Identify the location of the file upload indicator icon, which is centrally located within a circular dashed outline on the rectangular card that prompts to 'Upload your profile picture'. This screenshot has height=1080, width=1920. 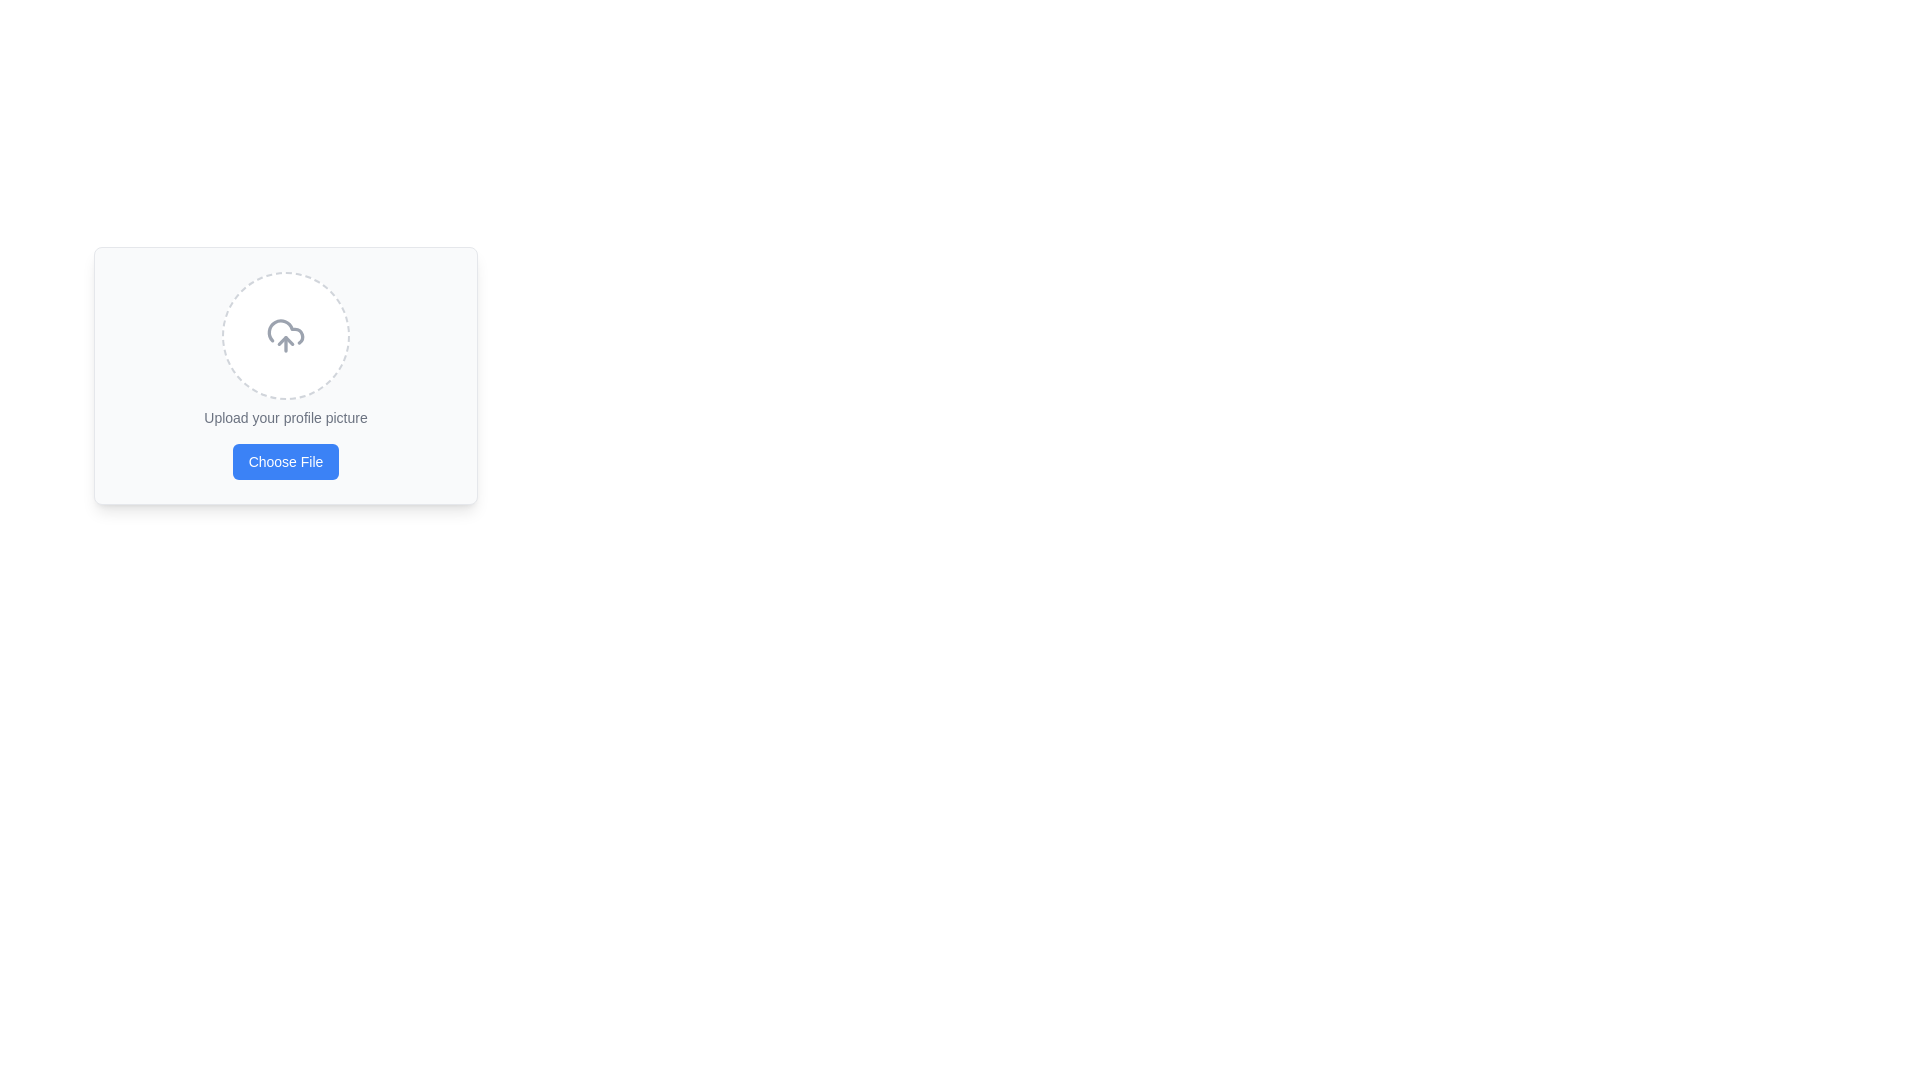
(284, 334).